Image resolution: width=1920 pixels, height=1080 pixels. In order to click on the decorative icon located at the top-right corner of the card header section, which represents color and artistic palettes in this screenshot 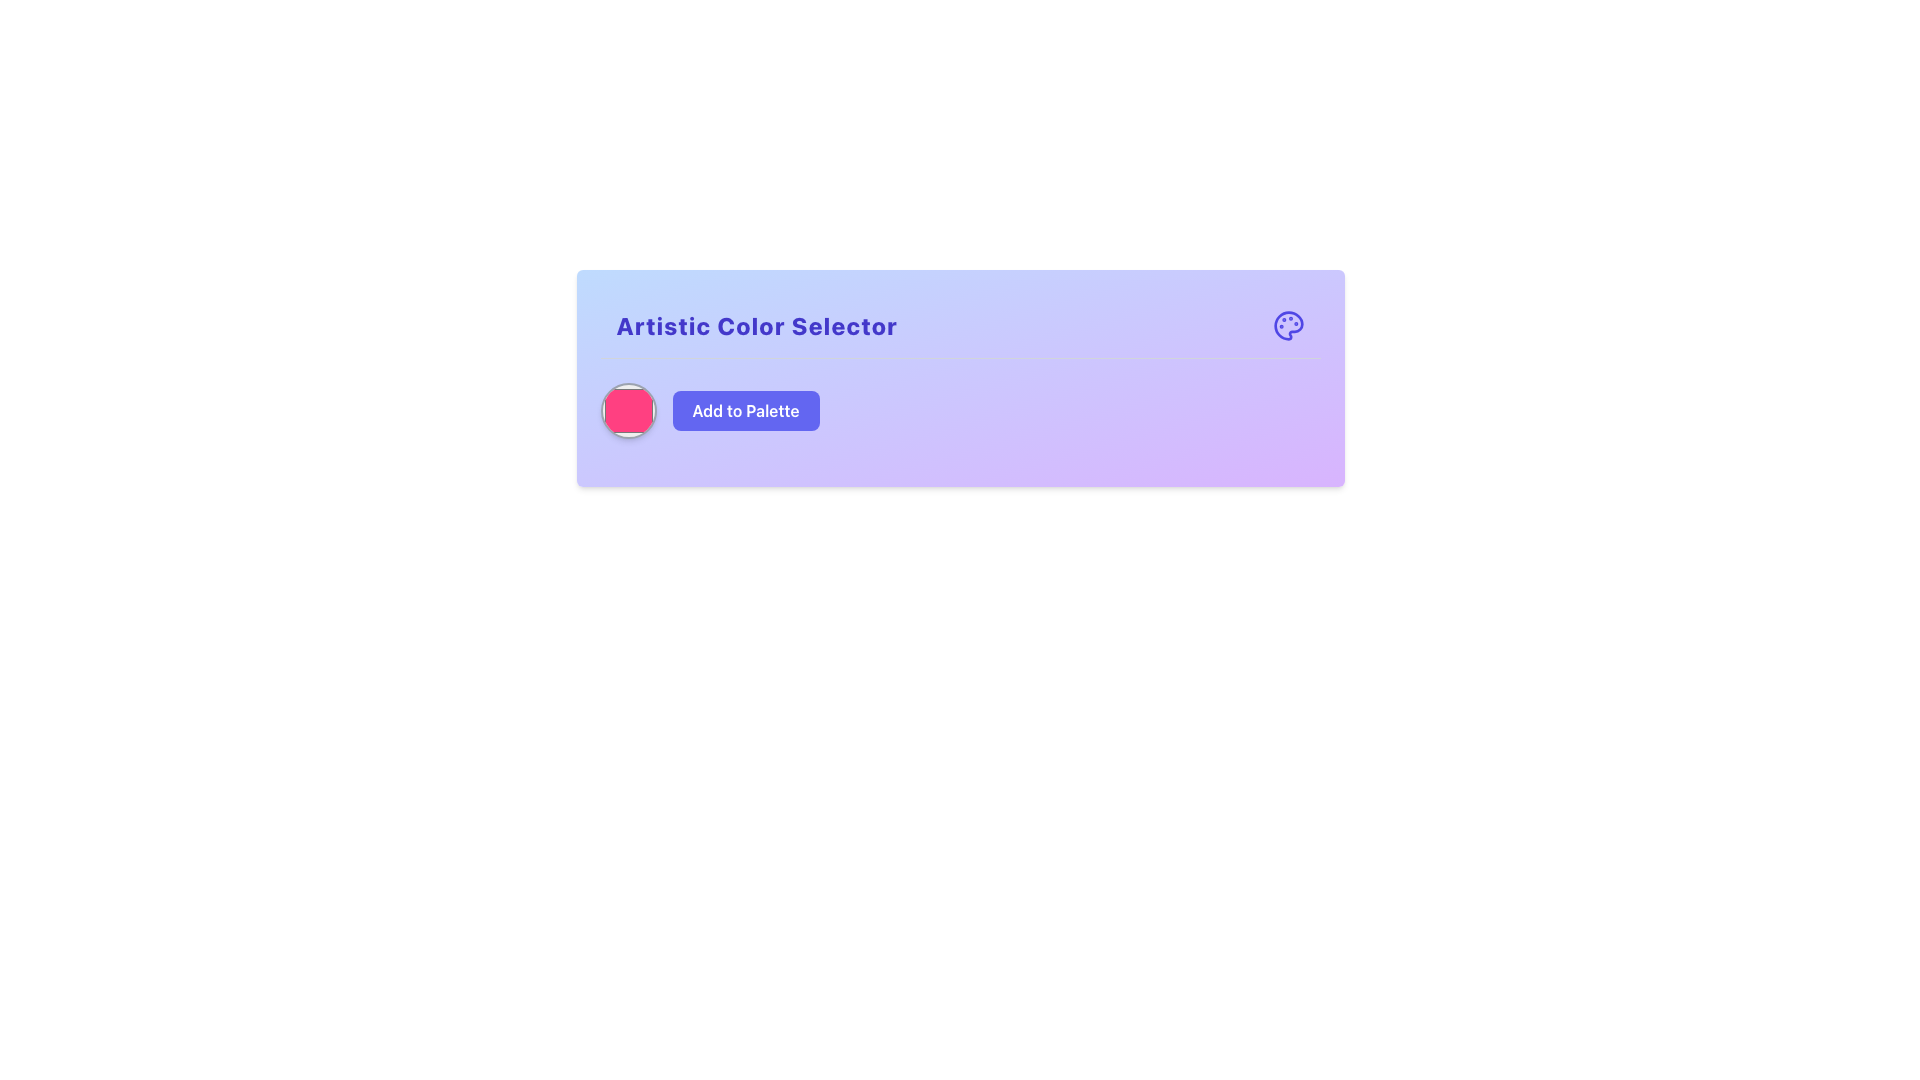, I will do `click(1288, 325)`.